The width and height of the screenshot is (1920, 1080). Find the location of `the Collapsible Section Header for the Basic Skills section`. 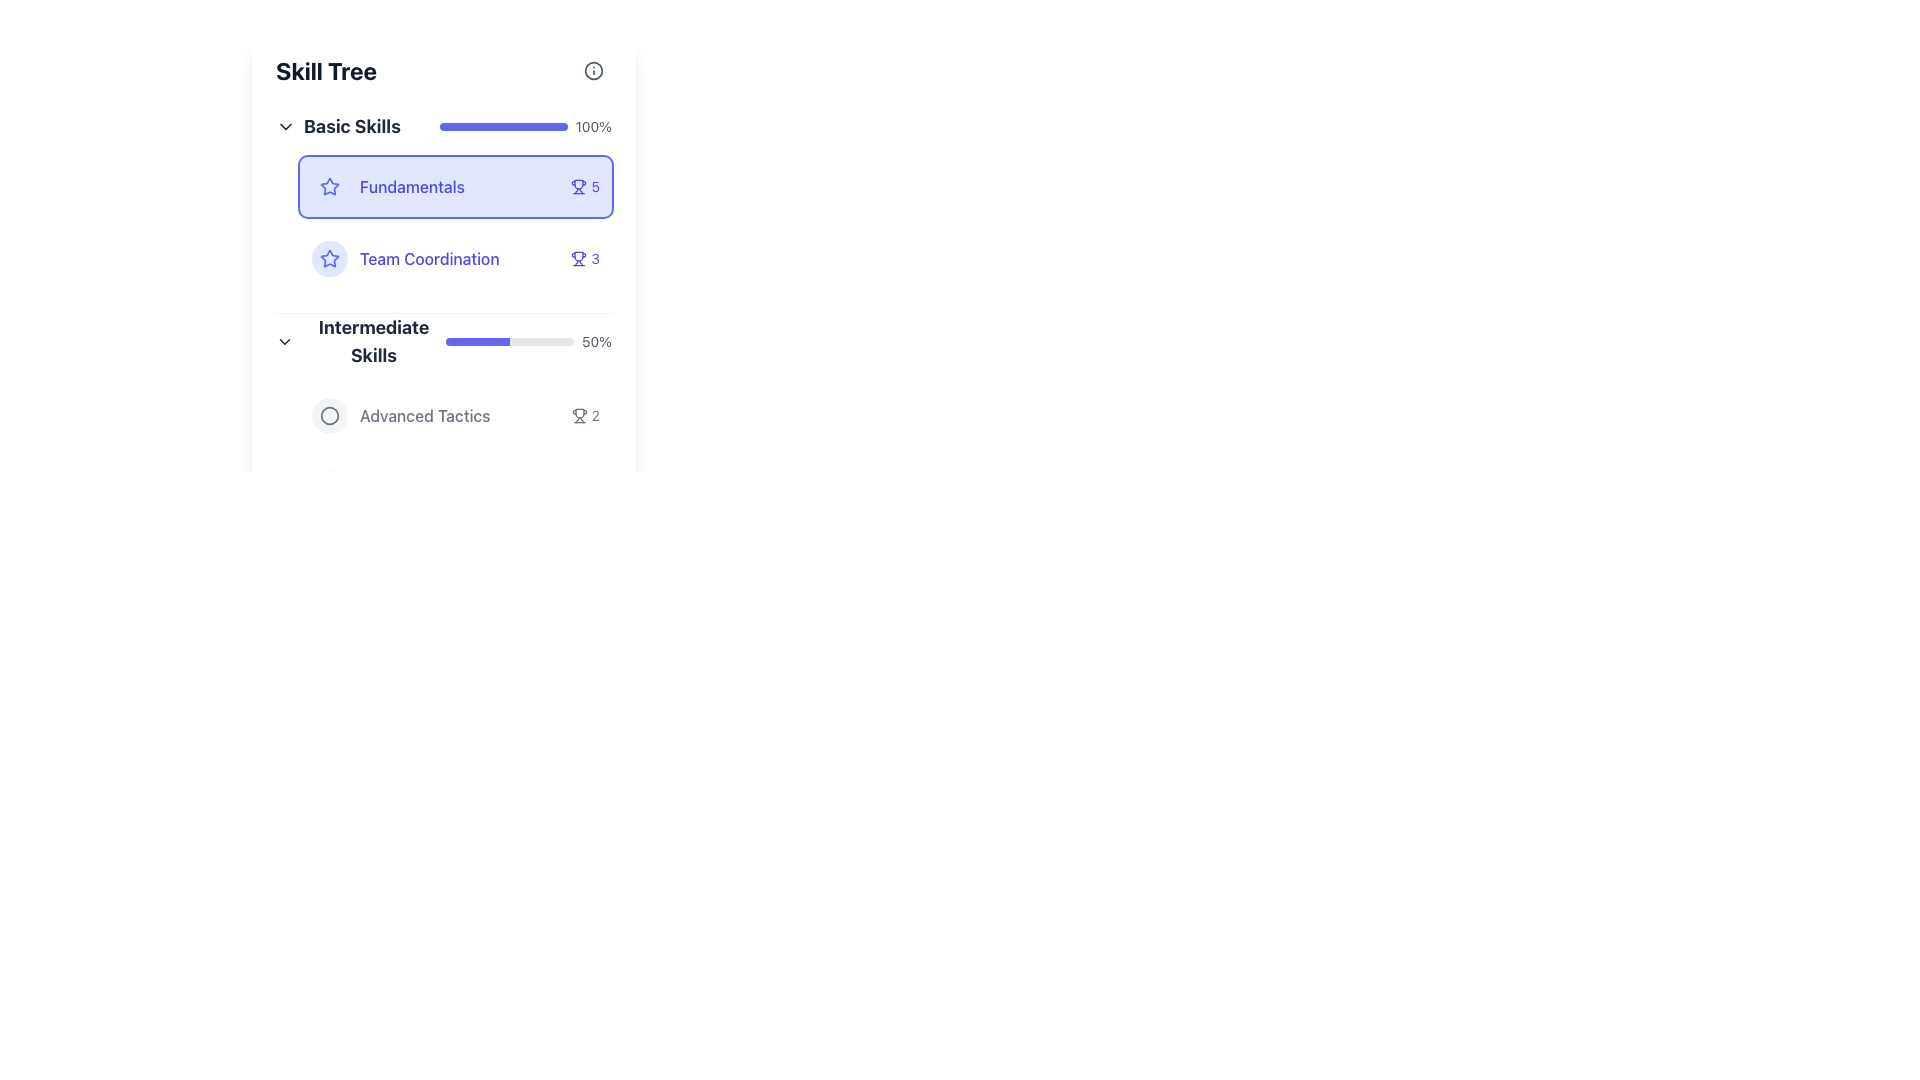

the Collapsible Section Header for the Basic Skills section is located at coordinates (338, 127).